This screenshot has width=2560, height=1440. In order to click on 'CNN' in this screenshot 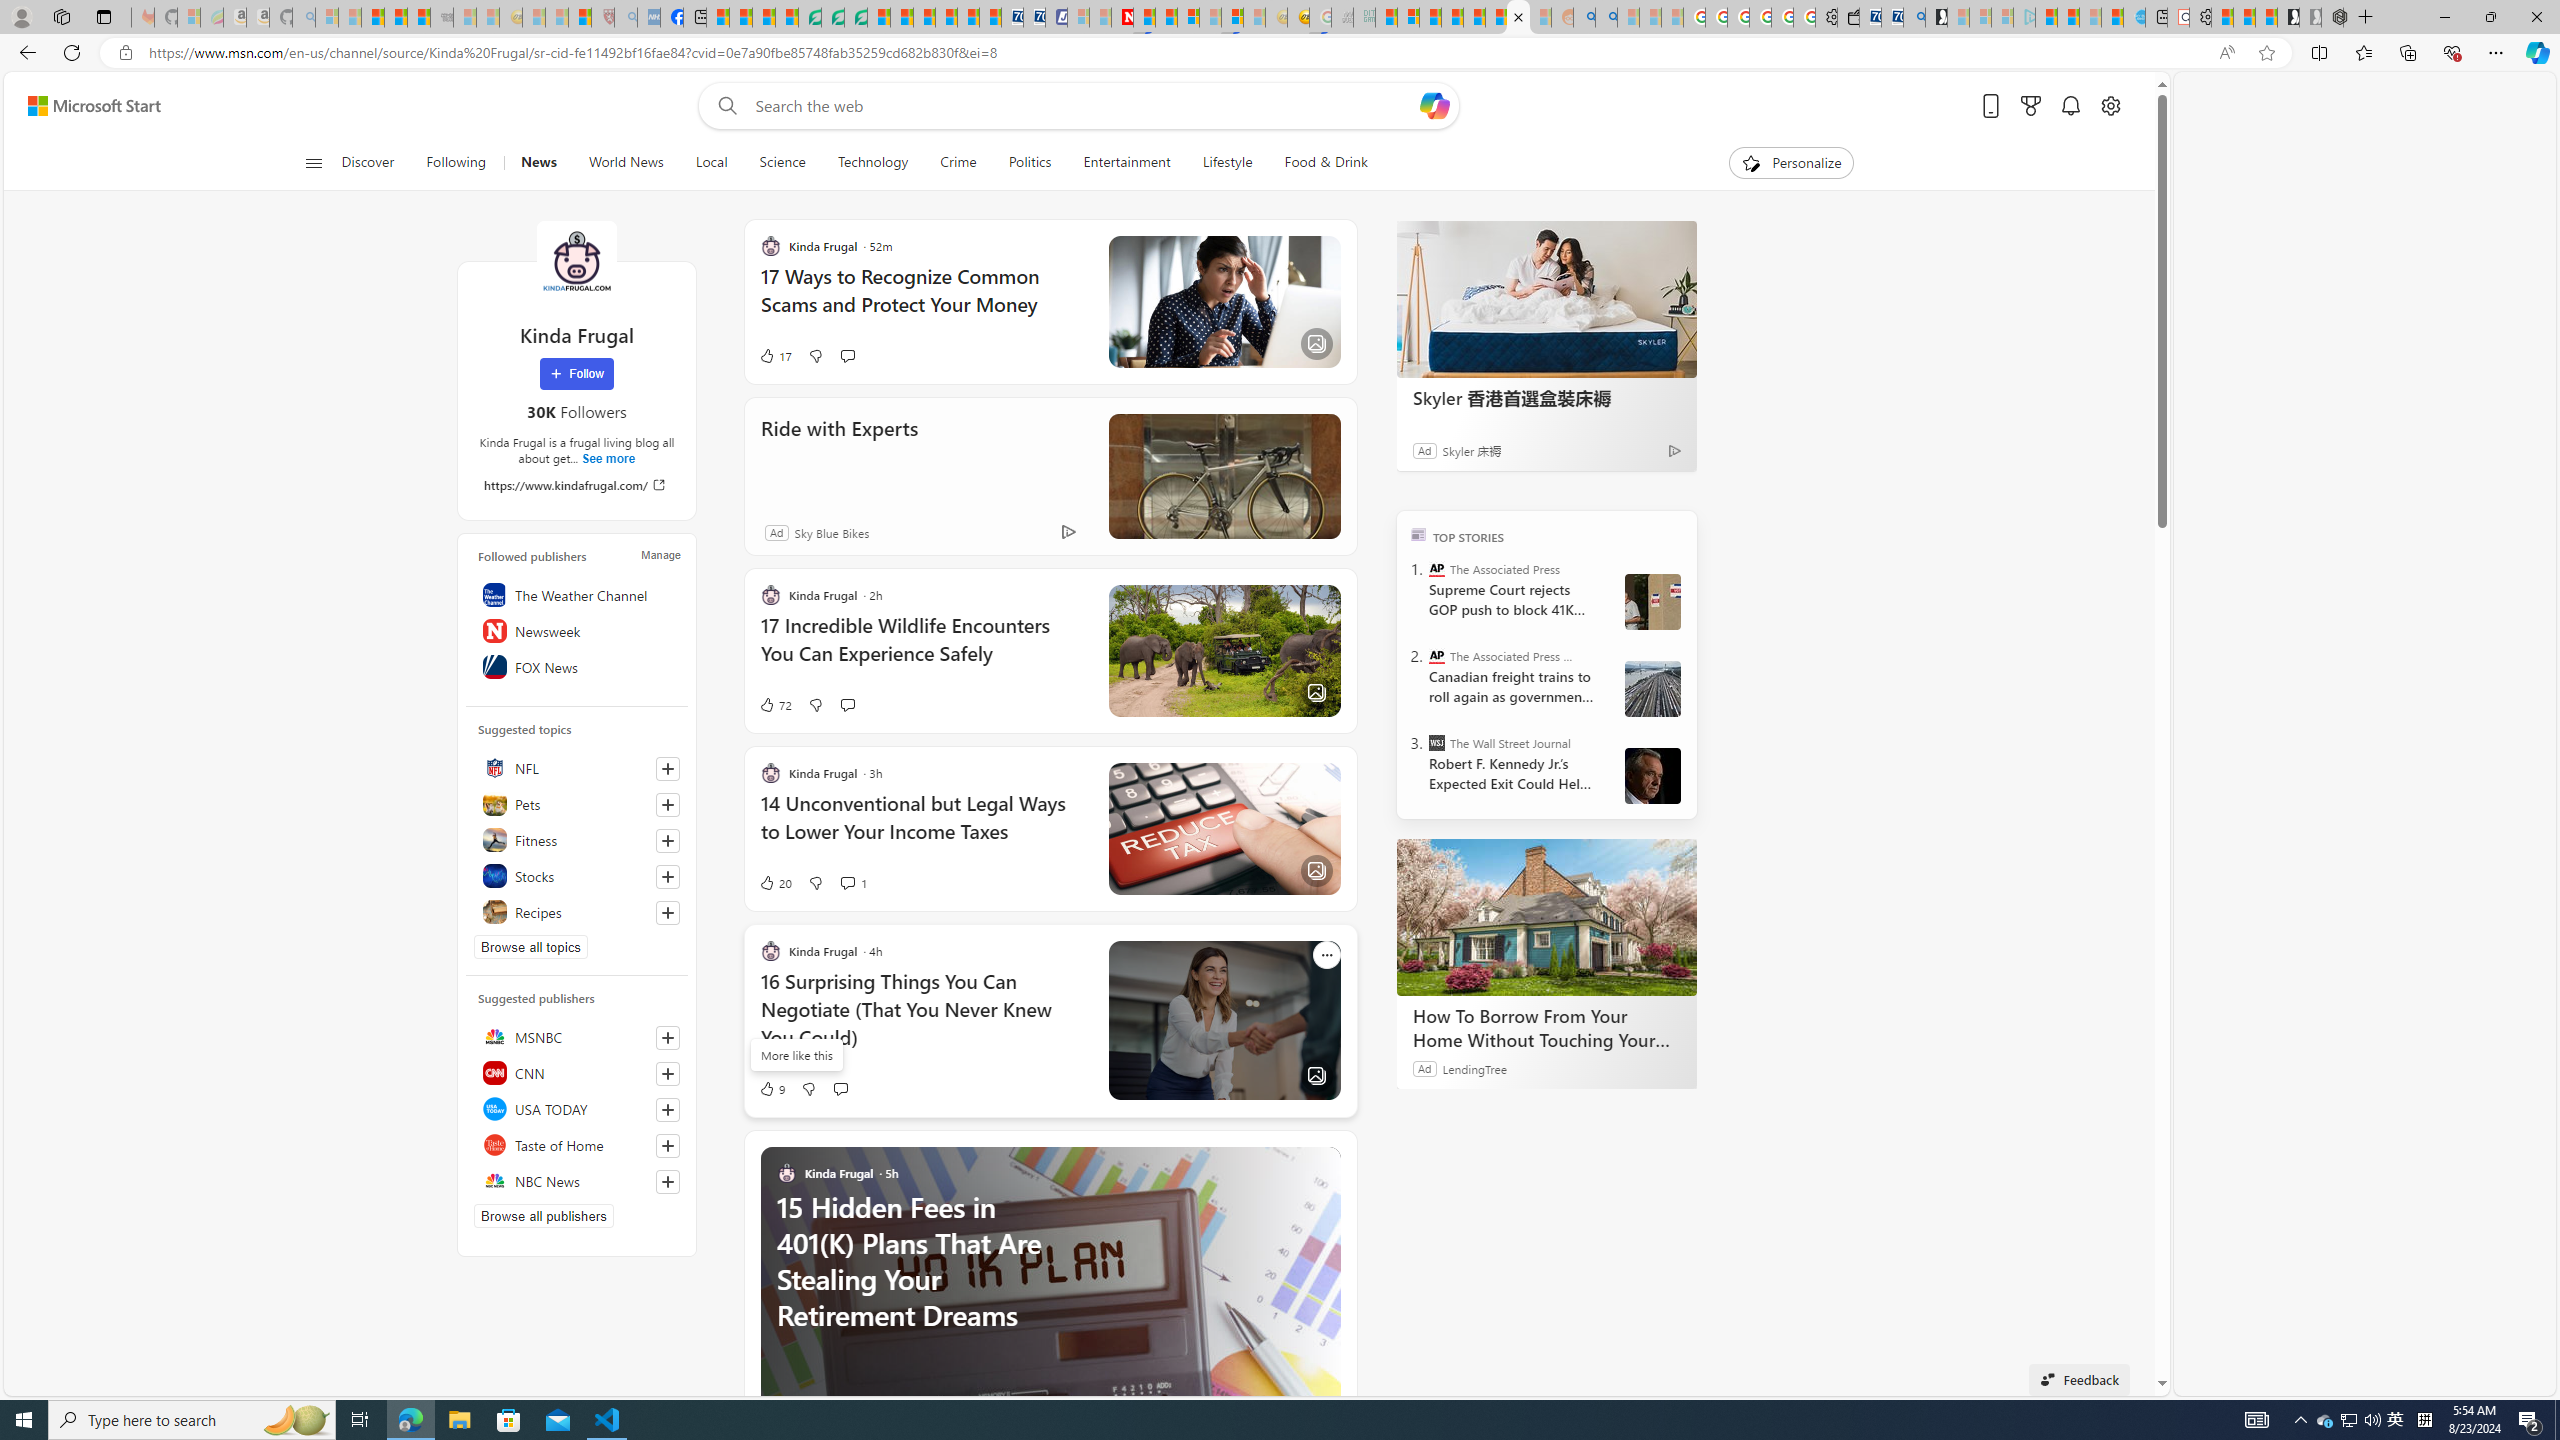, I will do `click(575, 1072)`.